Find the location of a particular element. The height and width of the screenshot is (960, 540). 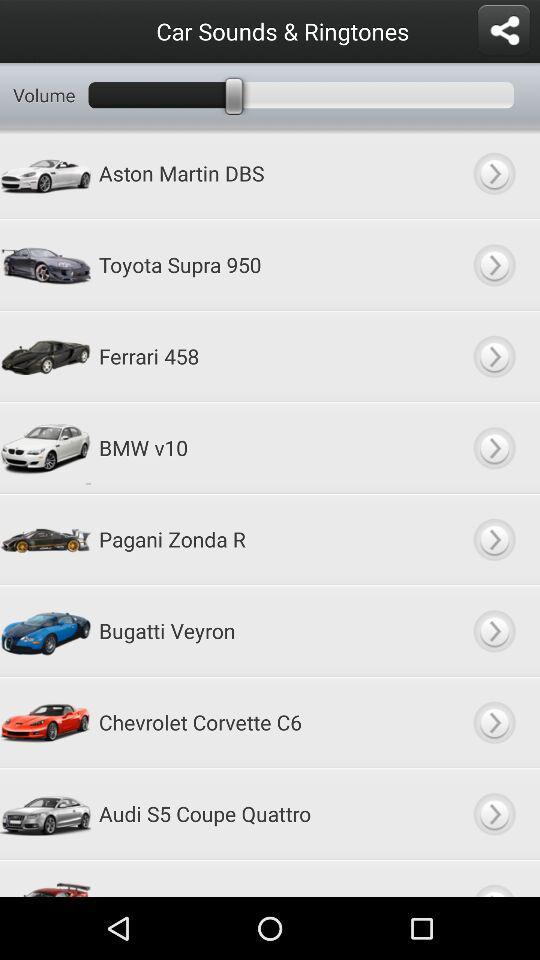

setting is located at coordinates (502, 30).